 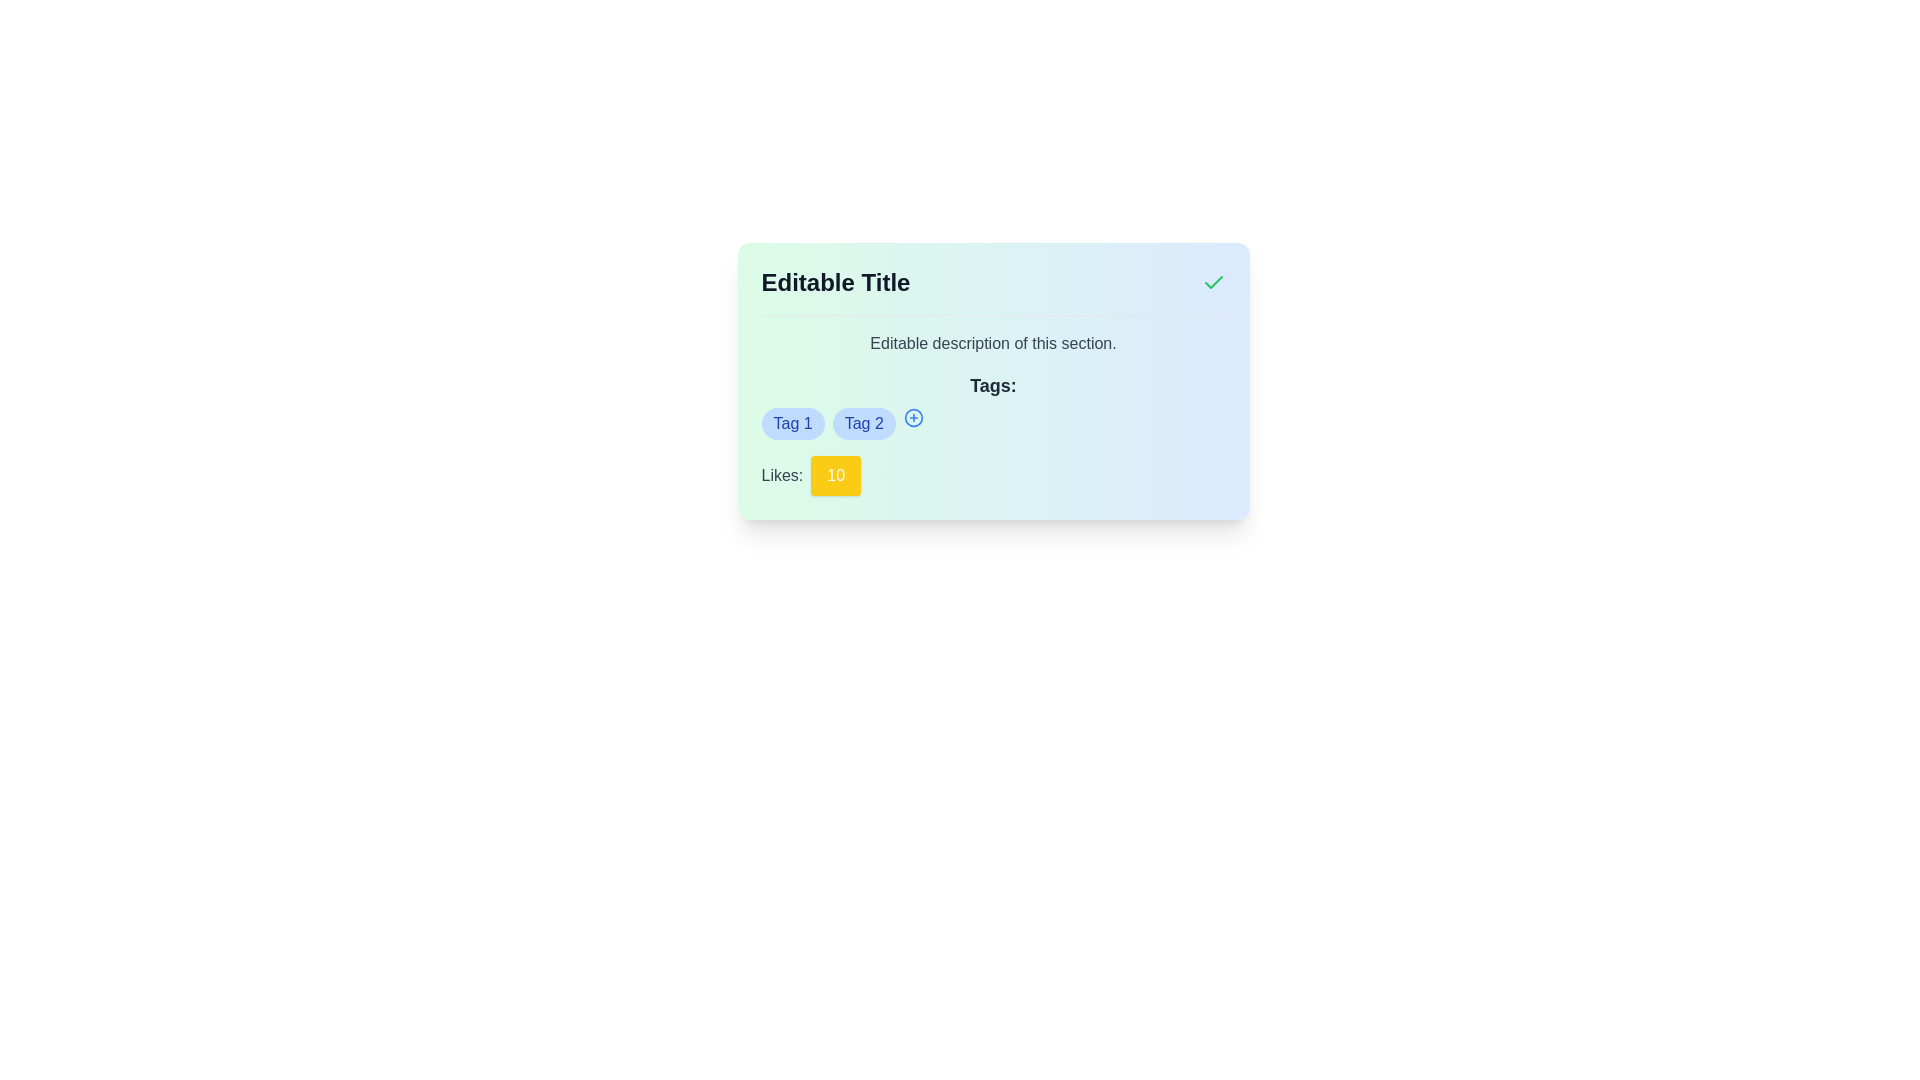 What do you see at coordinates (993, 405) in the screenshot?
I see `the label that serves as a context for the tags section, which is positioned below the description text and above the 'Likes' counter` at bounding box center [993, 405].